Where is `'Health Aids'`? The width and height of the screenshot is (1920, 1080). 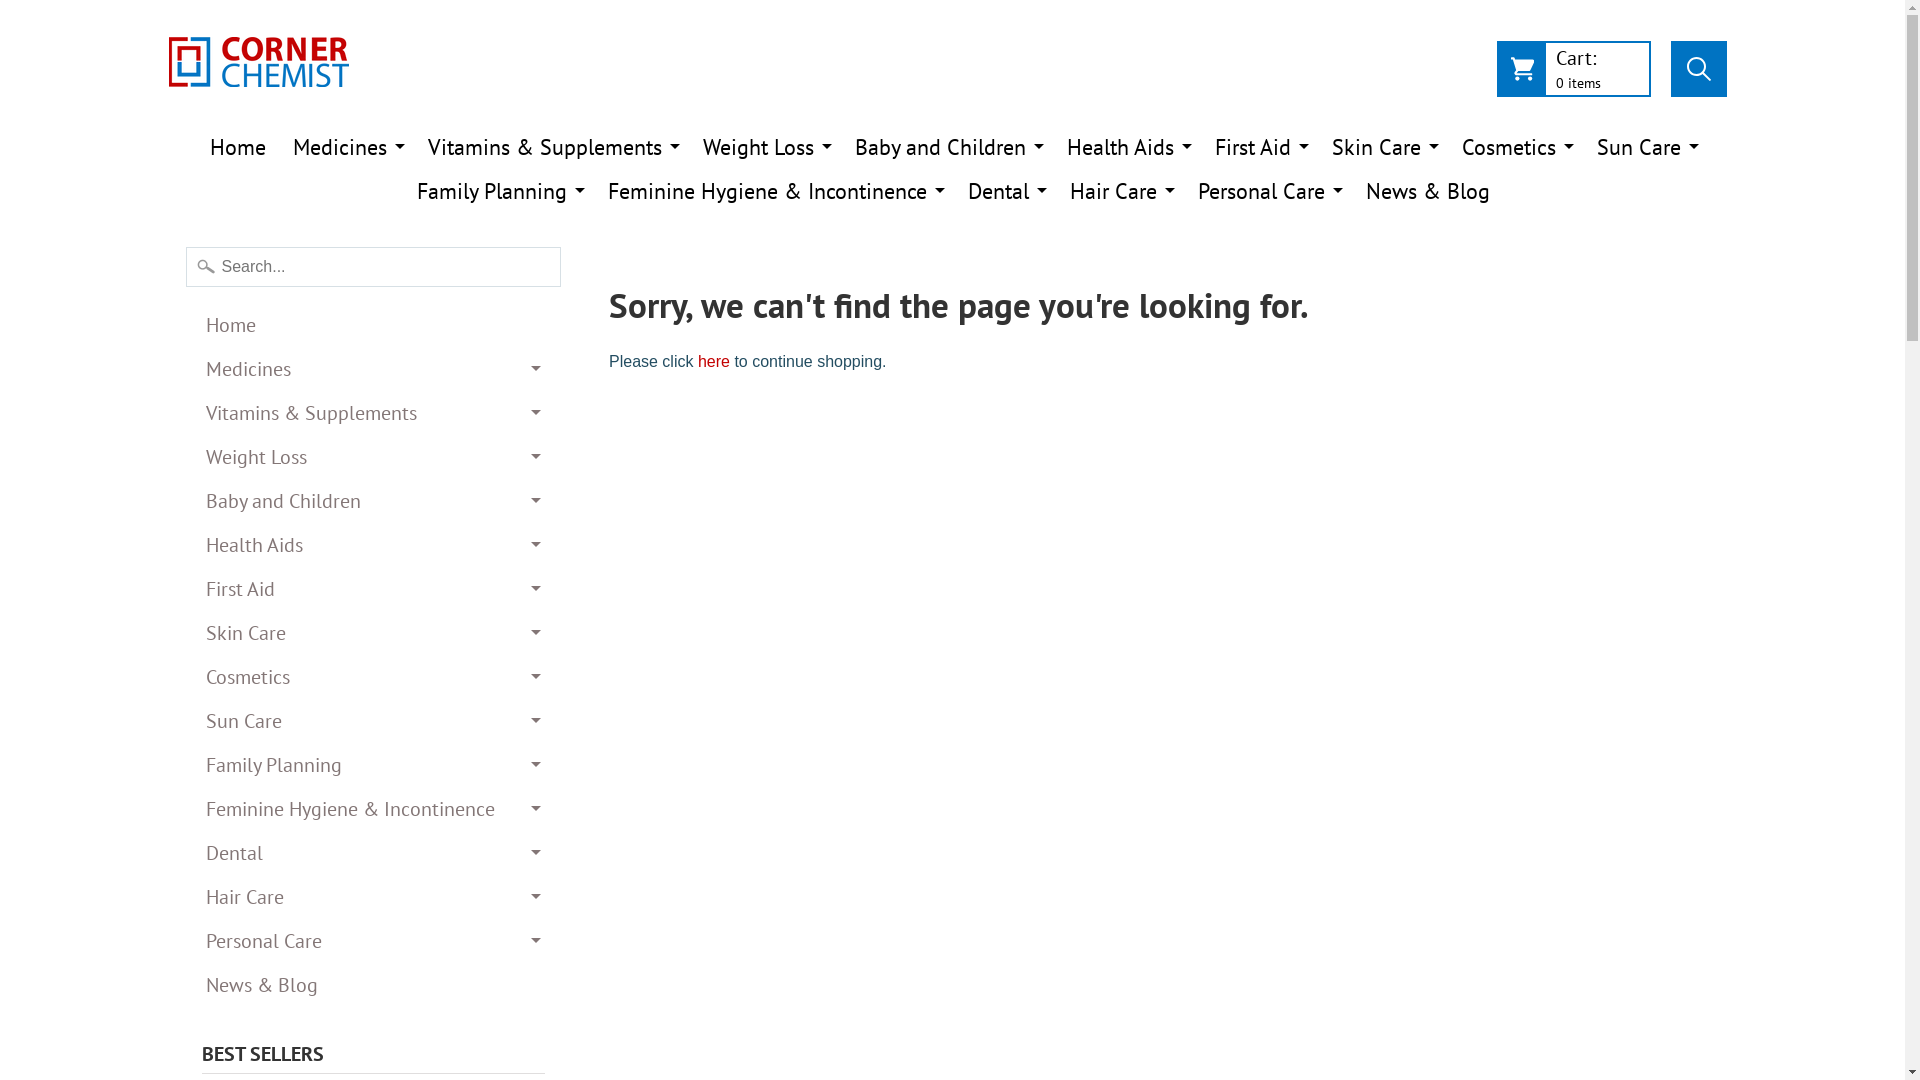
'Health Aids' is located at coordinates (374, 544).